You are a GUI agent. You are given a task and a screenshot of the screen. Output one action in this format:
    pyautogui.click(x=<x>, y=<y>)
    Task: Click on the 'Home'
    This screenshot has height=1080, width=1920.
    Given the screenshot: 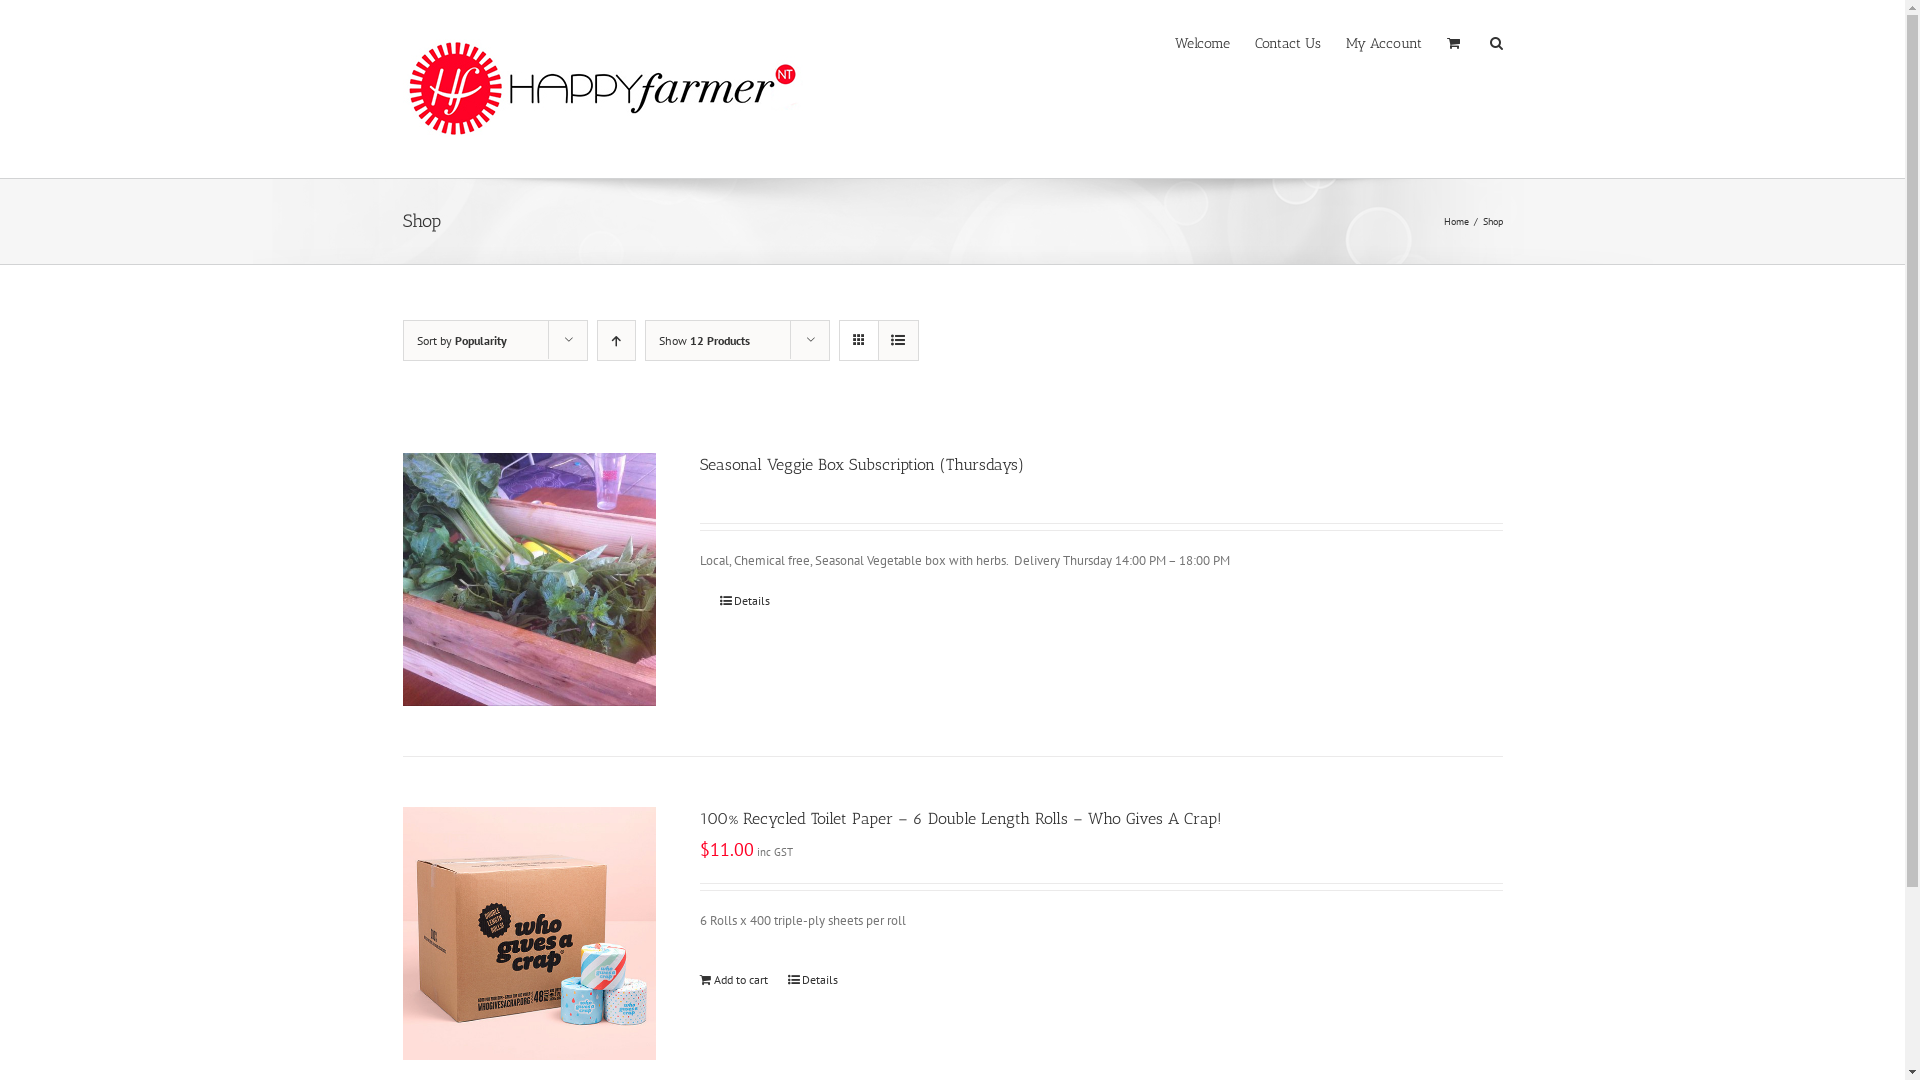 What is the action you would take?
    pyautogui.click(x=1456, y=221)
    